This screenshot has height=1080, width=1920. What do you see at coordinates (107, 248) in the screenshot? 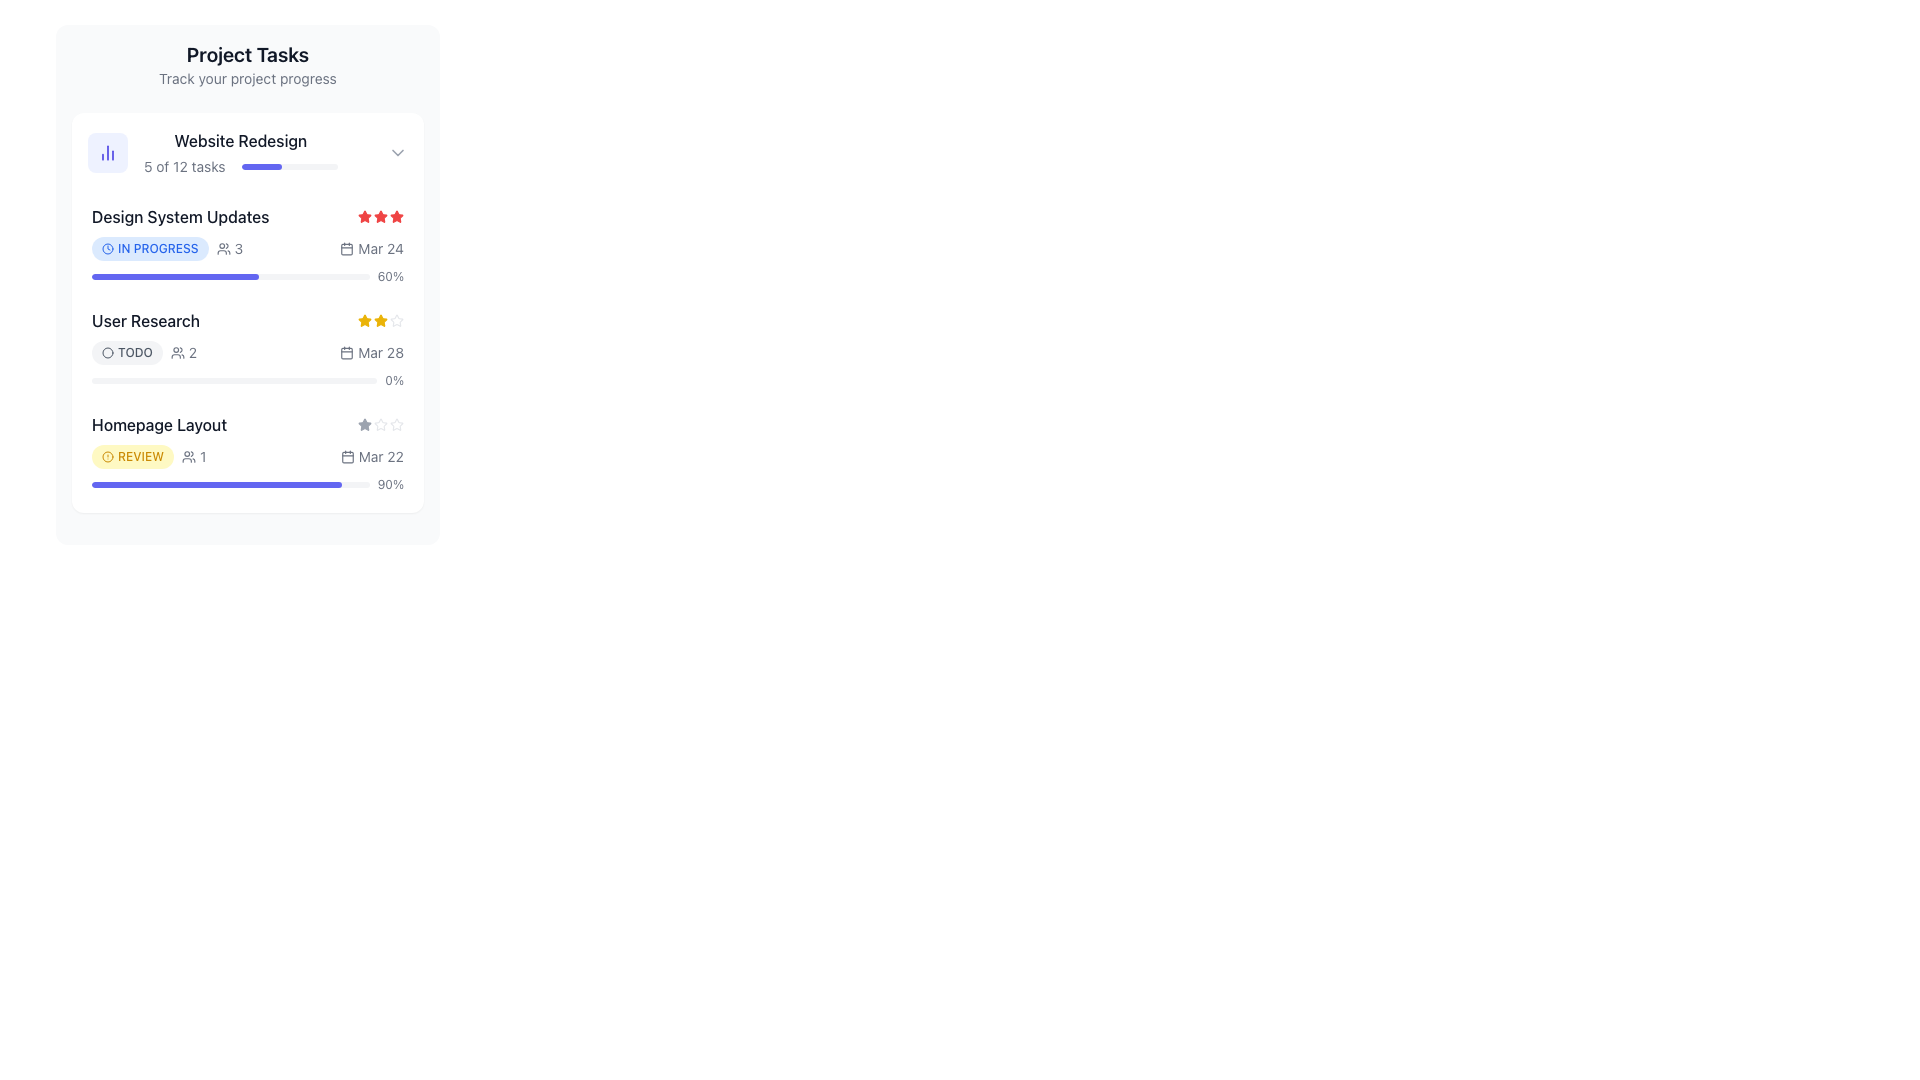
I see `the circular clock icon with a simplistic, line-drawn style, located to the left of the 'IN PROGRESS' text within the blue rounded rectangular badge for the 'Design System Updates' task item` at bounding box center [107, 248].